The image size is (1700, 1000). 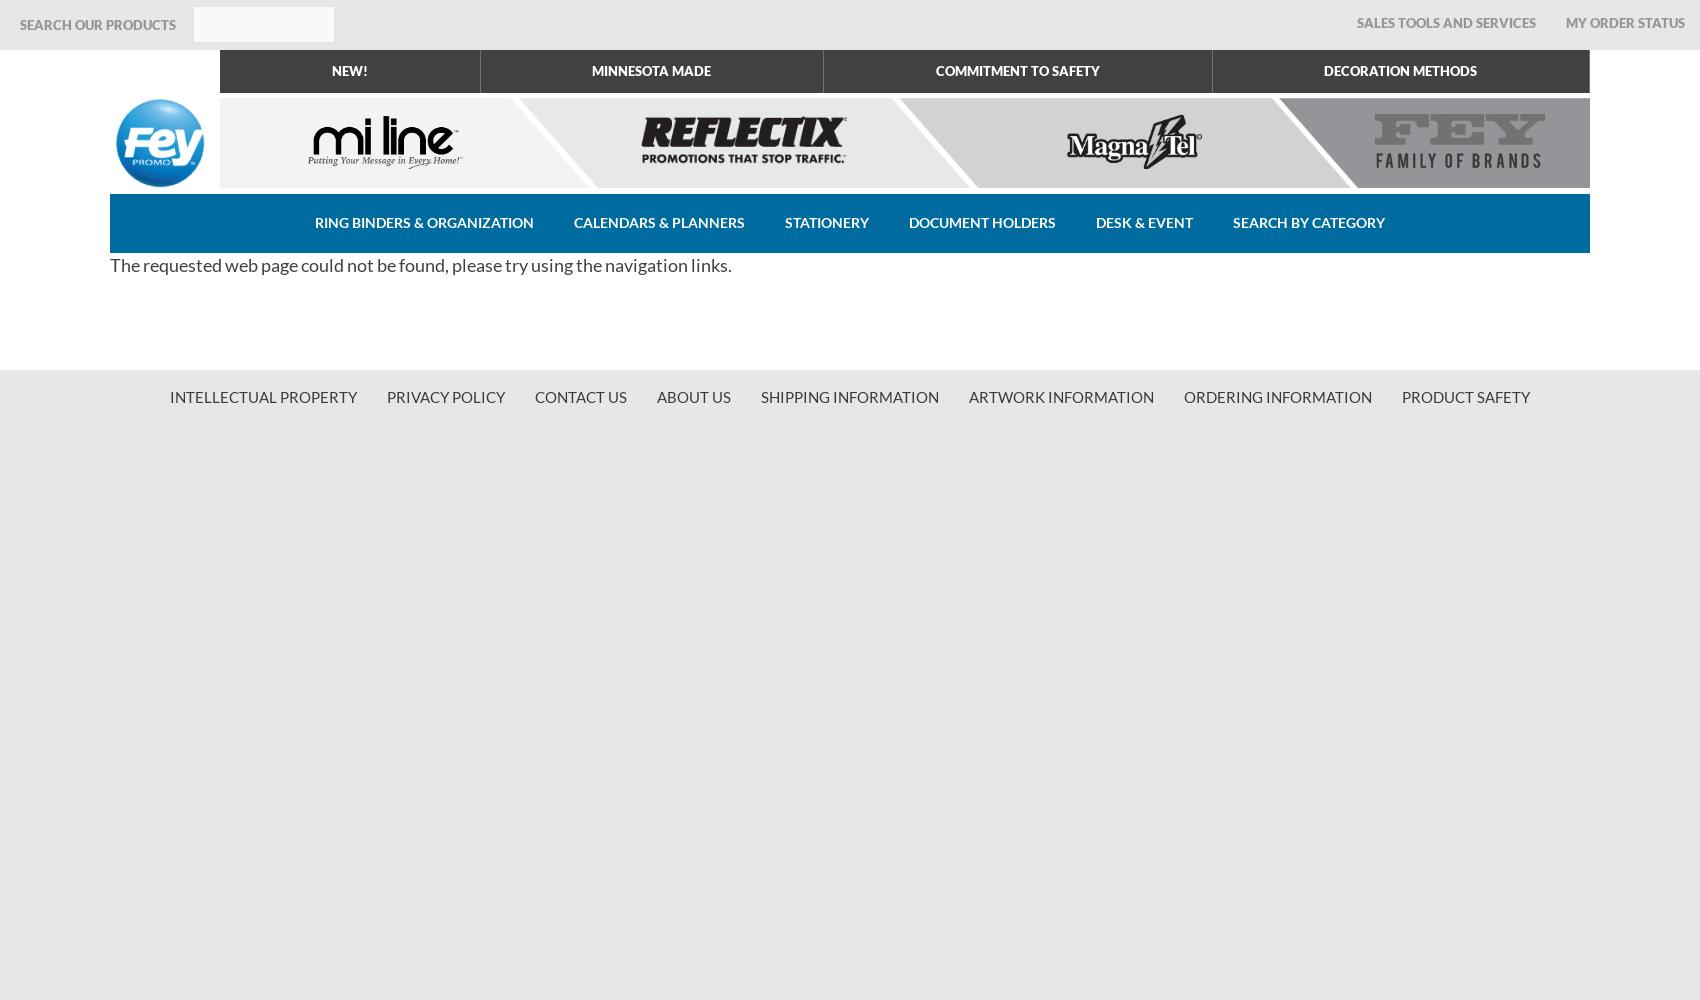 I want to click on 'Decoration Methods', so click(x=1399, y=70).